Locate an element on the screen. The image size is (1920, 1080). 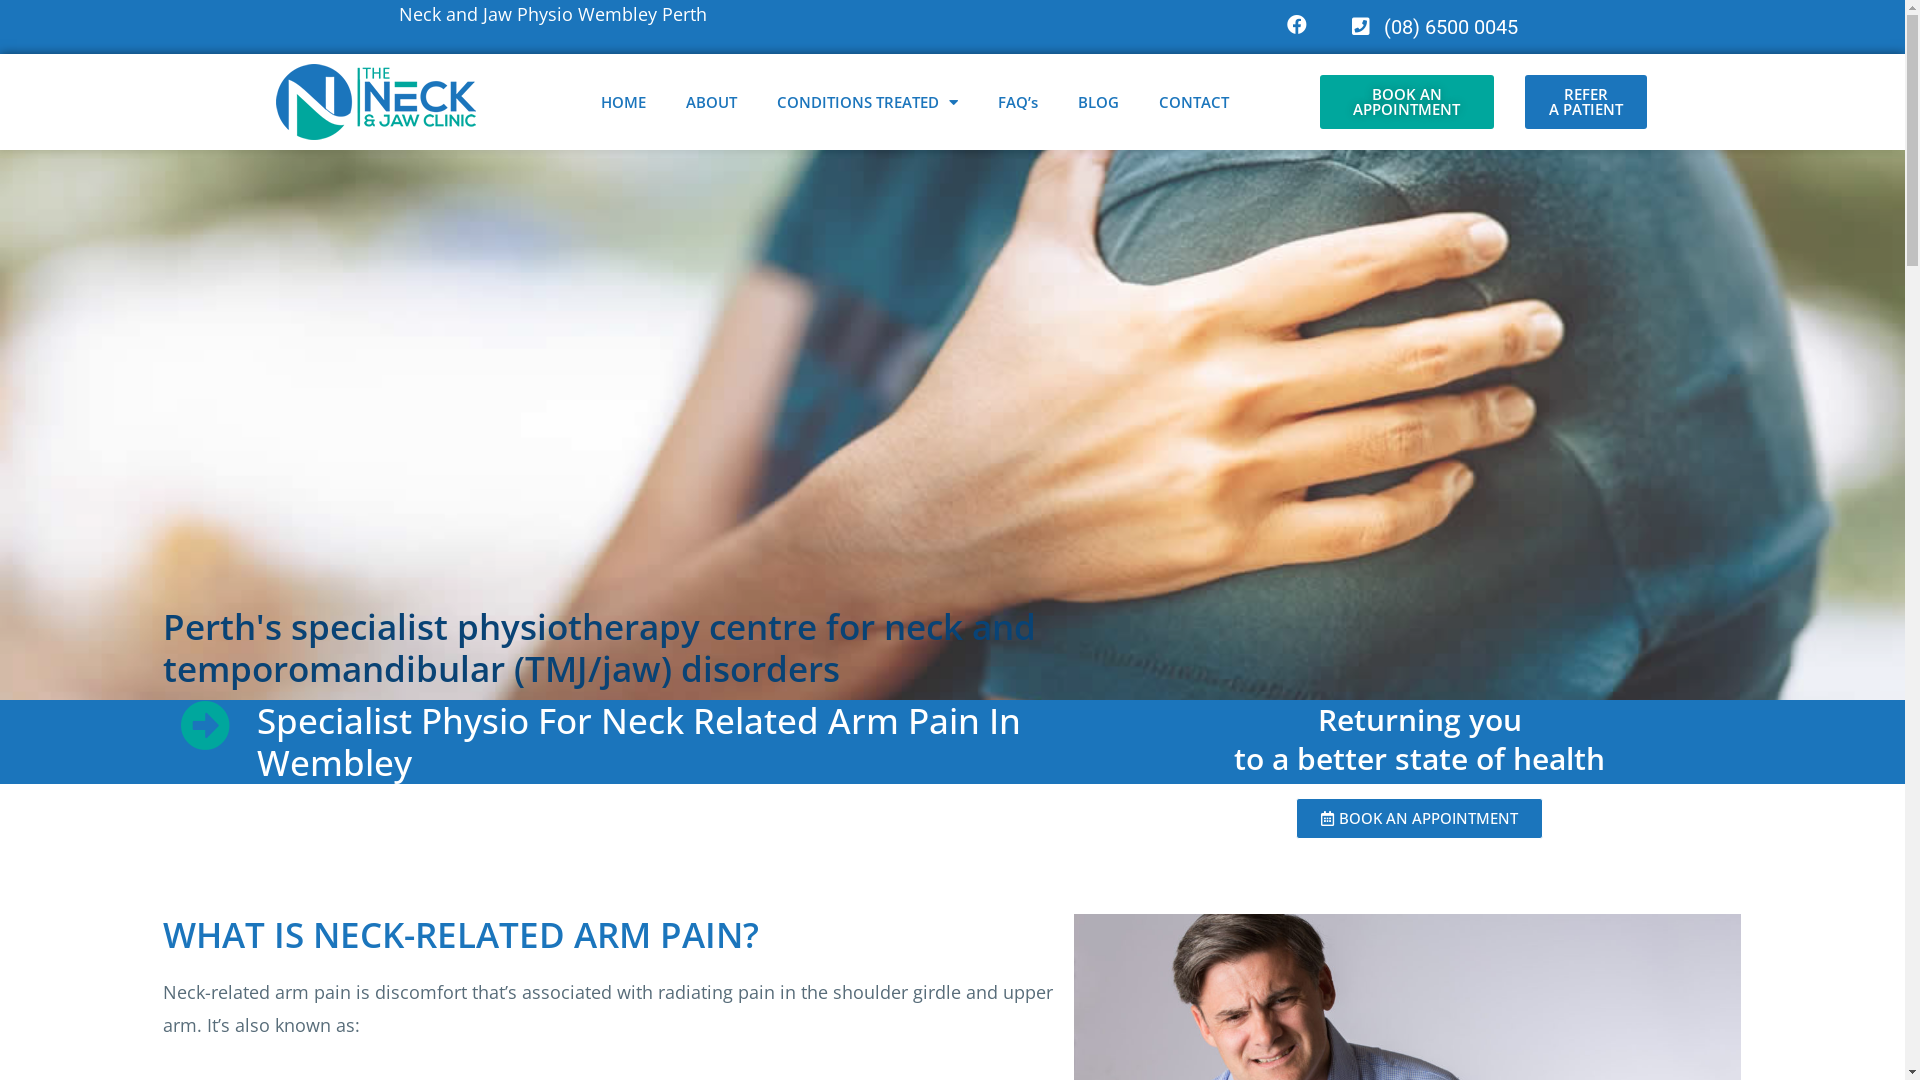
'CONDITIONS TREATED' is located at coordinates (867, 101).